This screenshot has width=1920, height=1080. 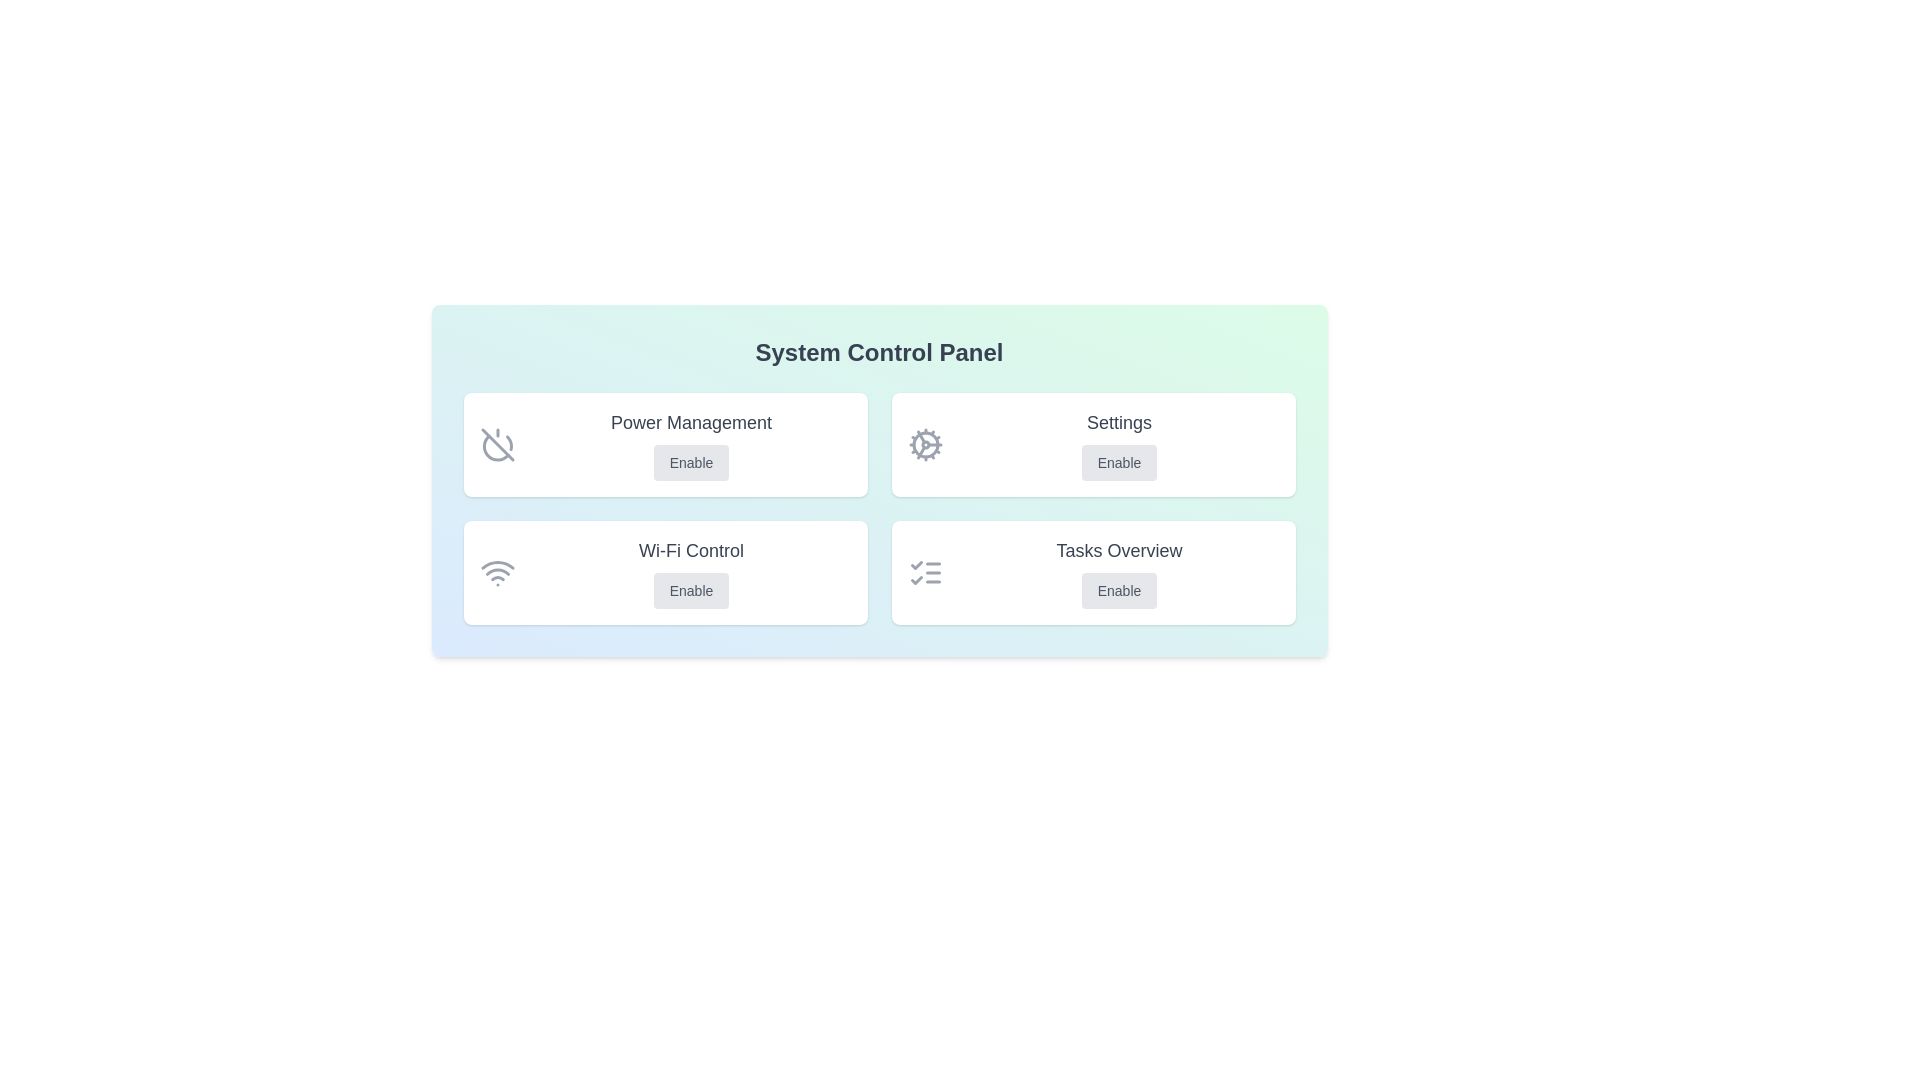 I want to click on the power management icon located in the top left section of the 'Power Management' panel, positioned to the left of the 'Power Management' text and above the 'Enable' button, so click(x=497, y=443).